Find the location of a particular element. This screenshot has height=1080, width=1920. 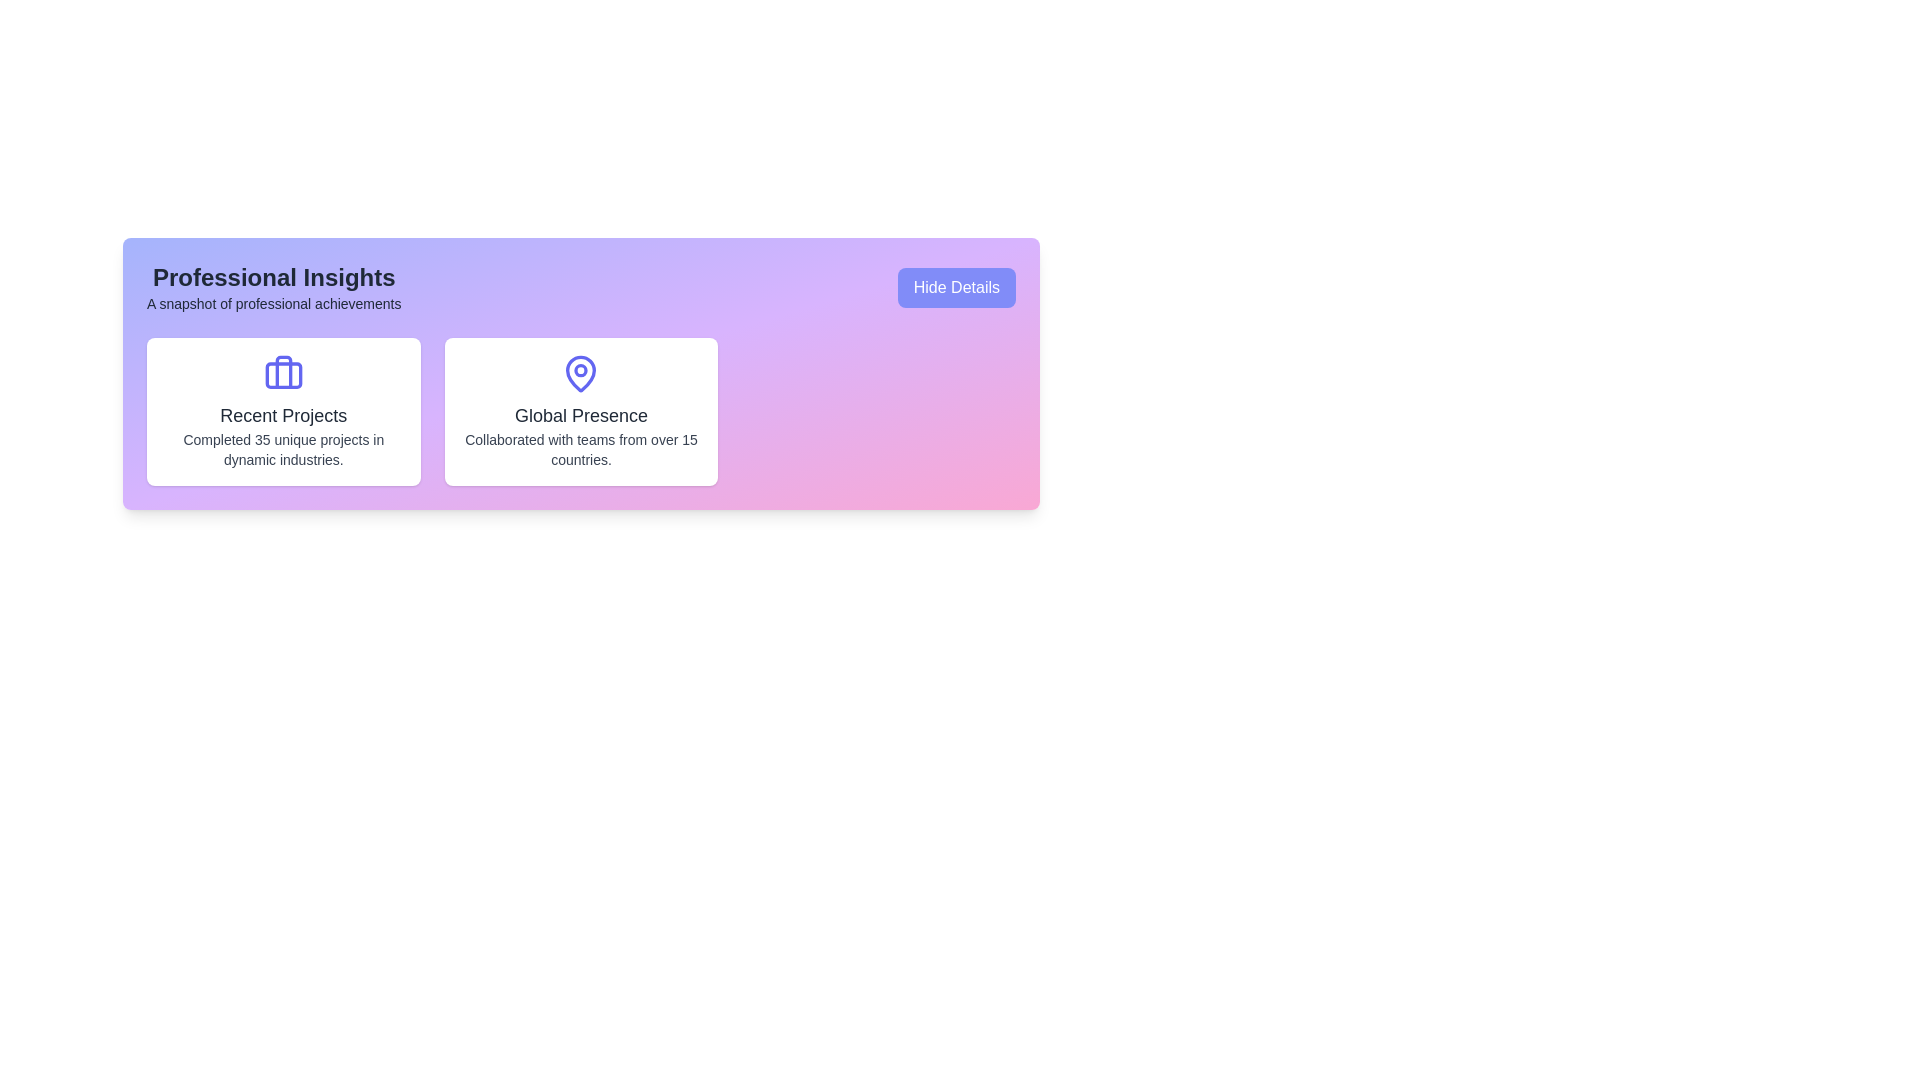

the 'Hide Details' button, which is a rectangular button with rounded corners, blue background, and white text, located in the top-right corner of the 'Professional Insights' section is located at coordinates (955, 288).